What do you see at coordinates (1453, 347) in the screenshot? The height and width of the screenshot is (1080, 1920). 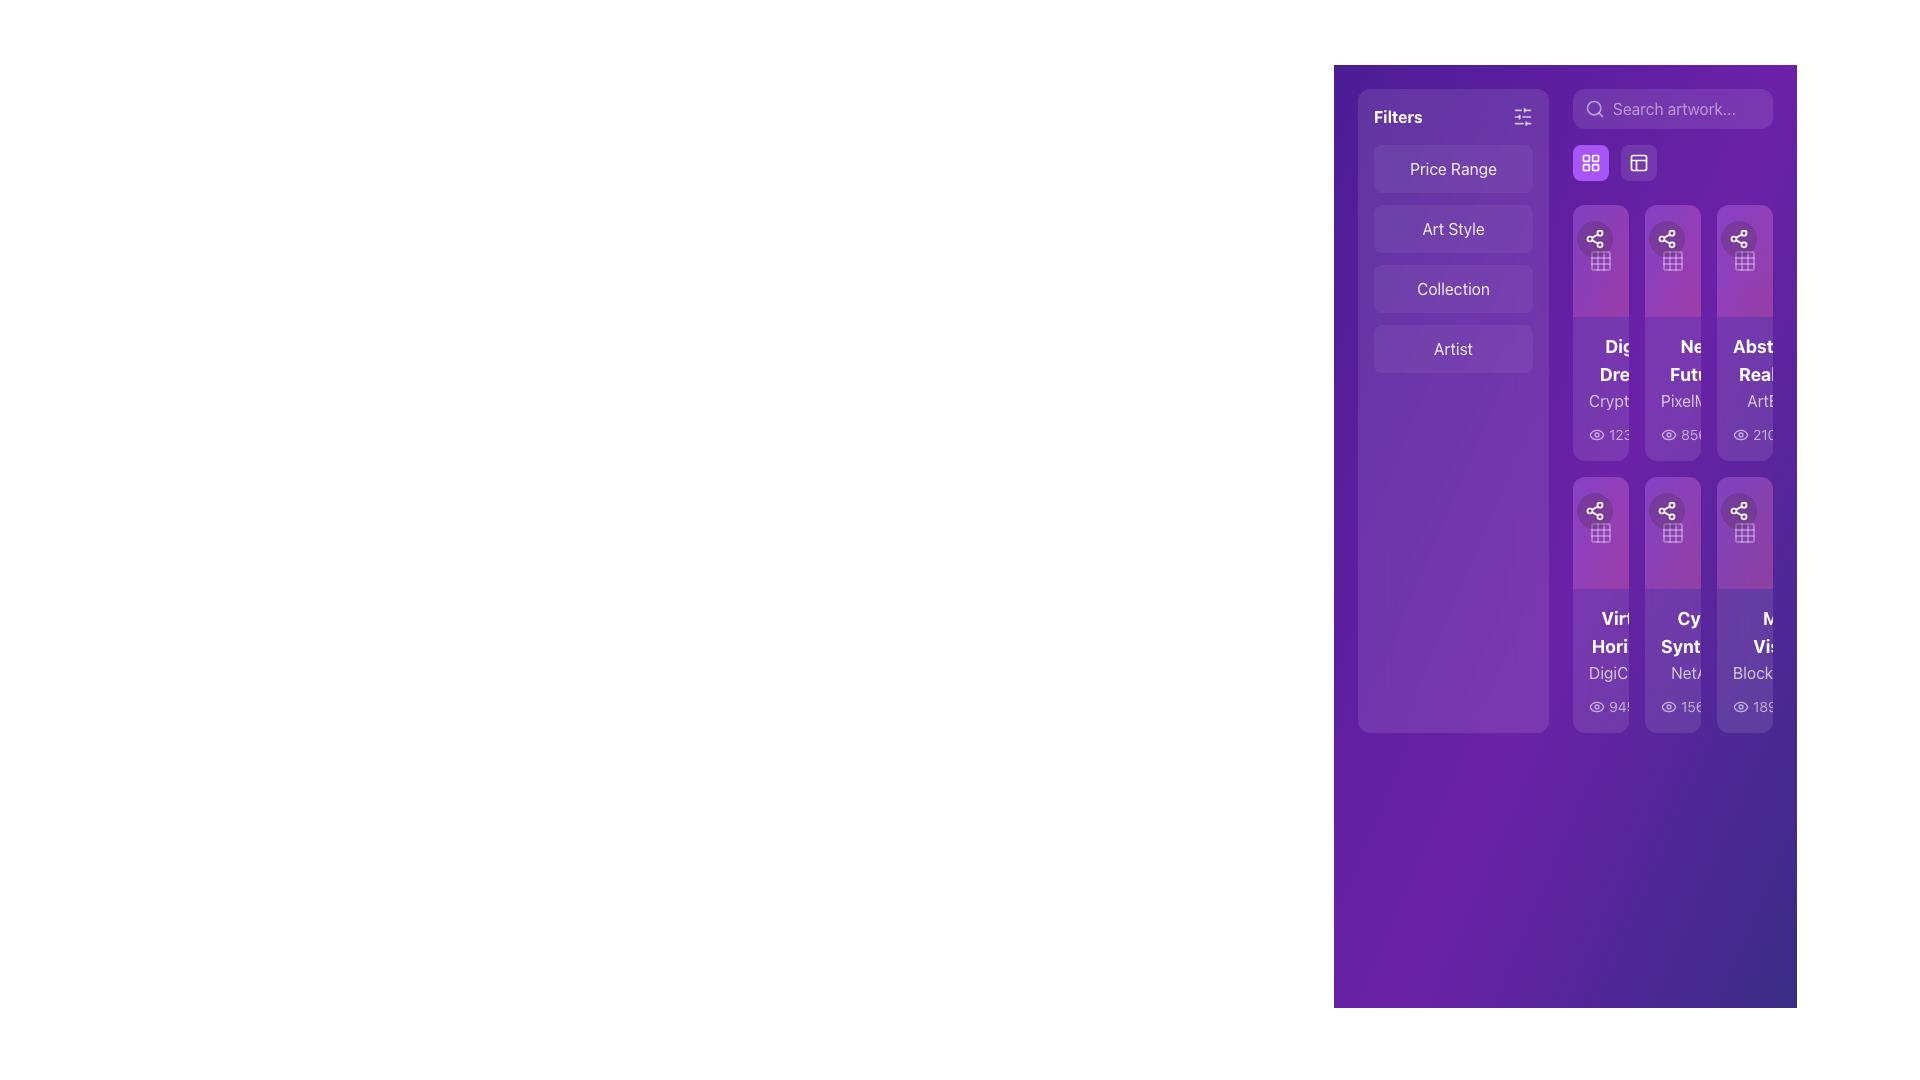 I see `the 'Artist' filter button located in the left-side menu, which is the fourth option in the vertically arranged list of filter criteria` at bounding box center [1453, 347].